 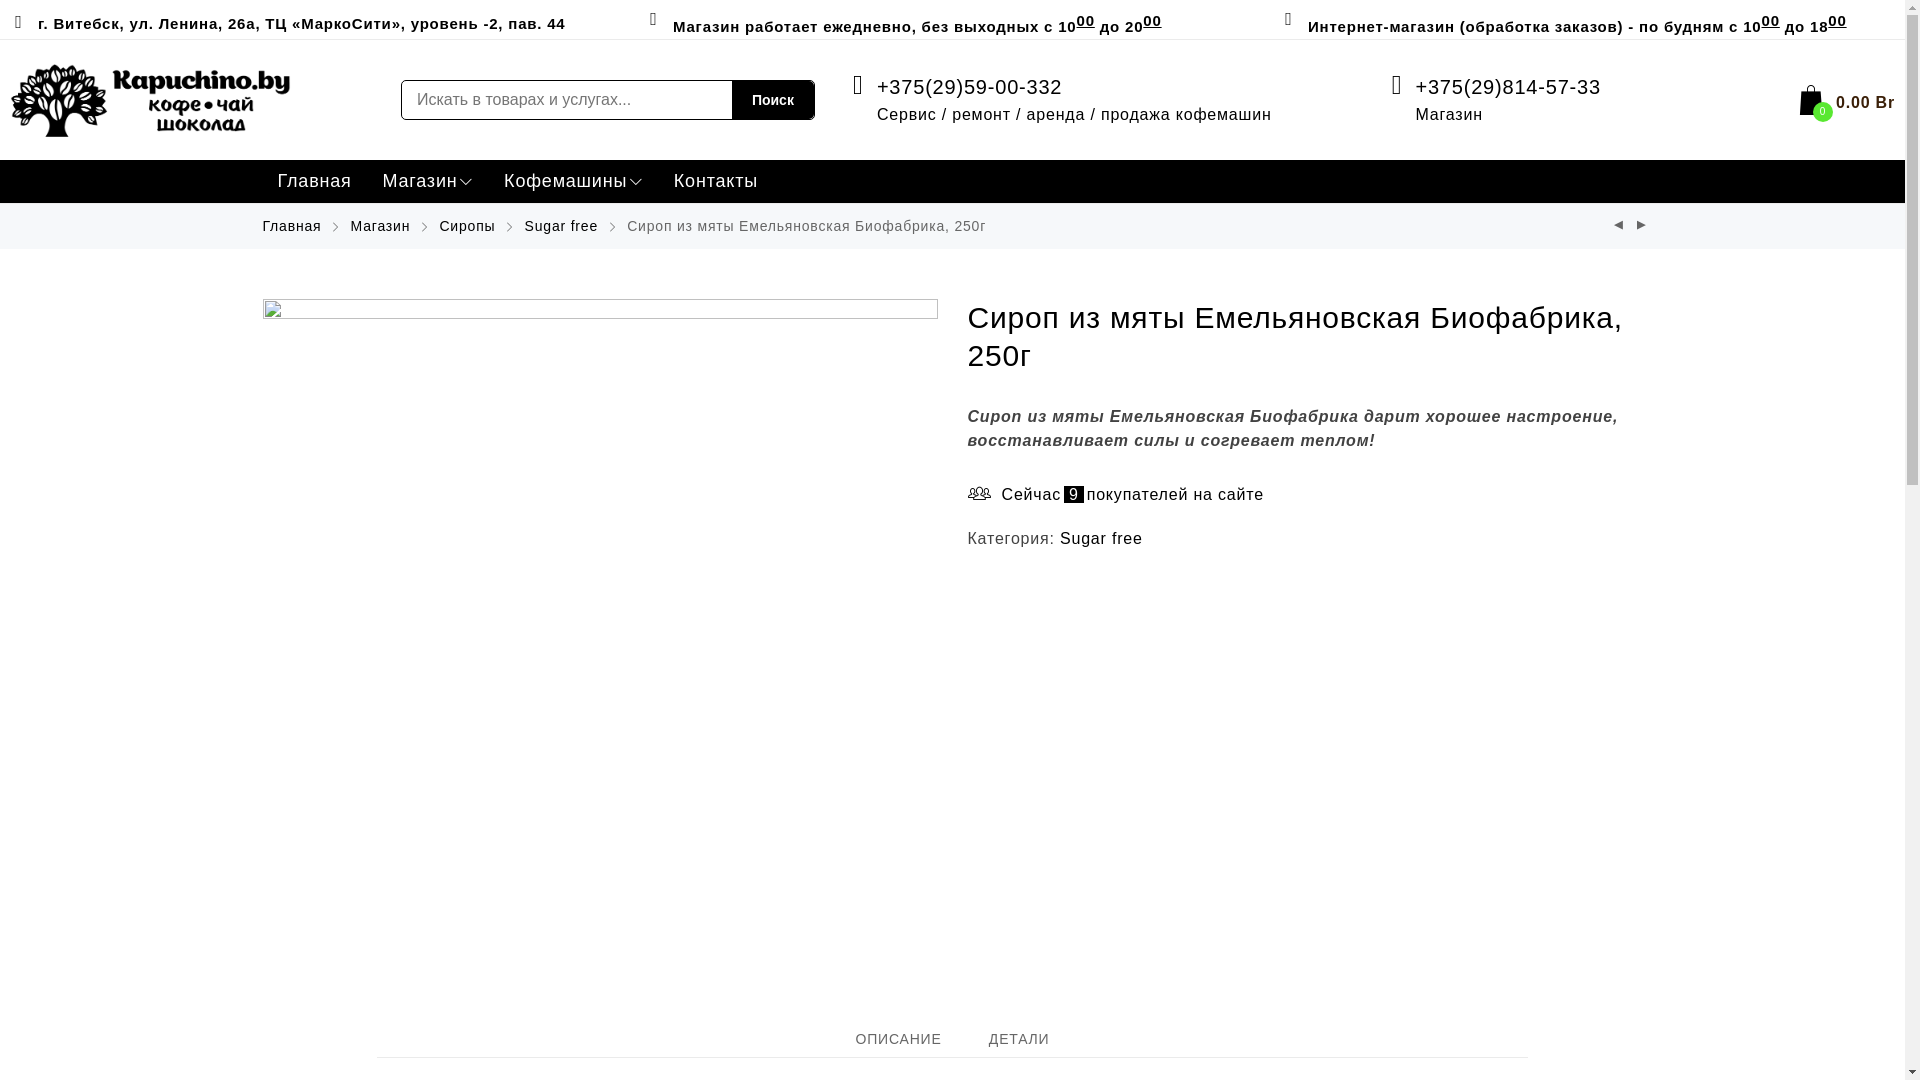 I want to click on 'Sugar free', so click(x=560, y=225).